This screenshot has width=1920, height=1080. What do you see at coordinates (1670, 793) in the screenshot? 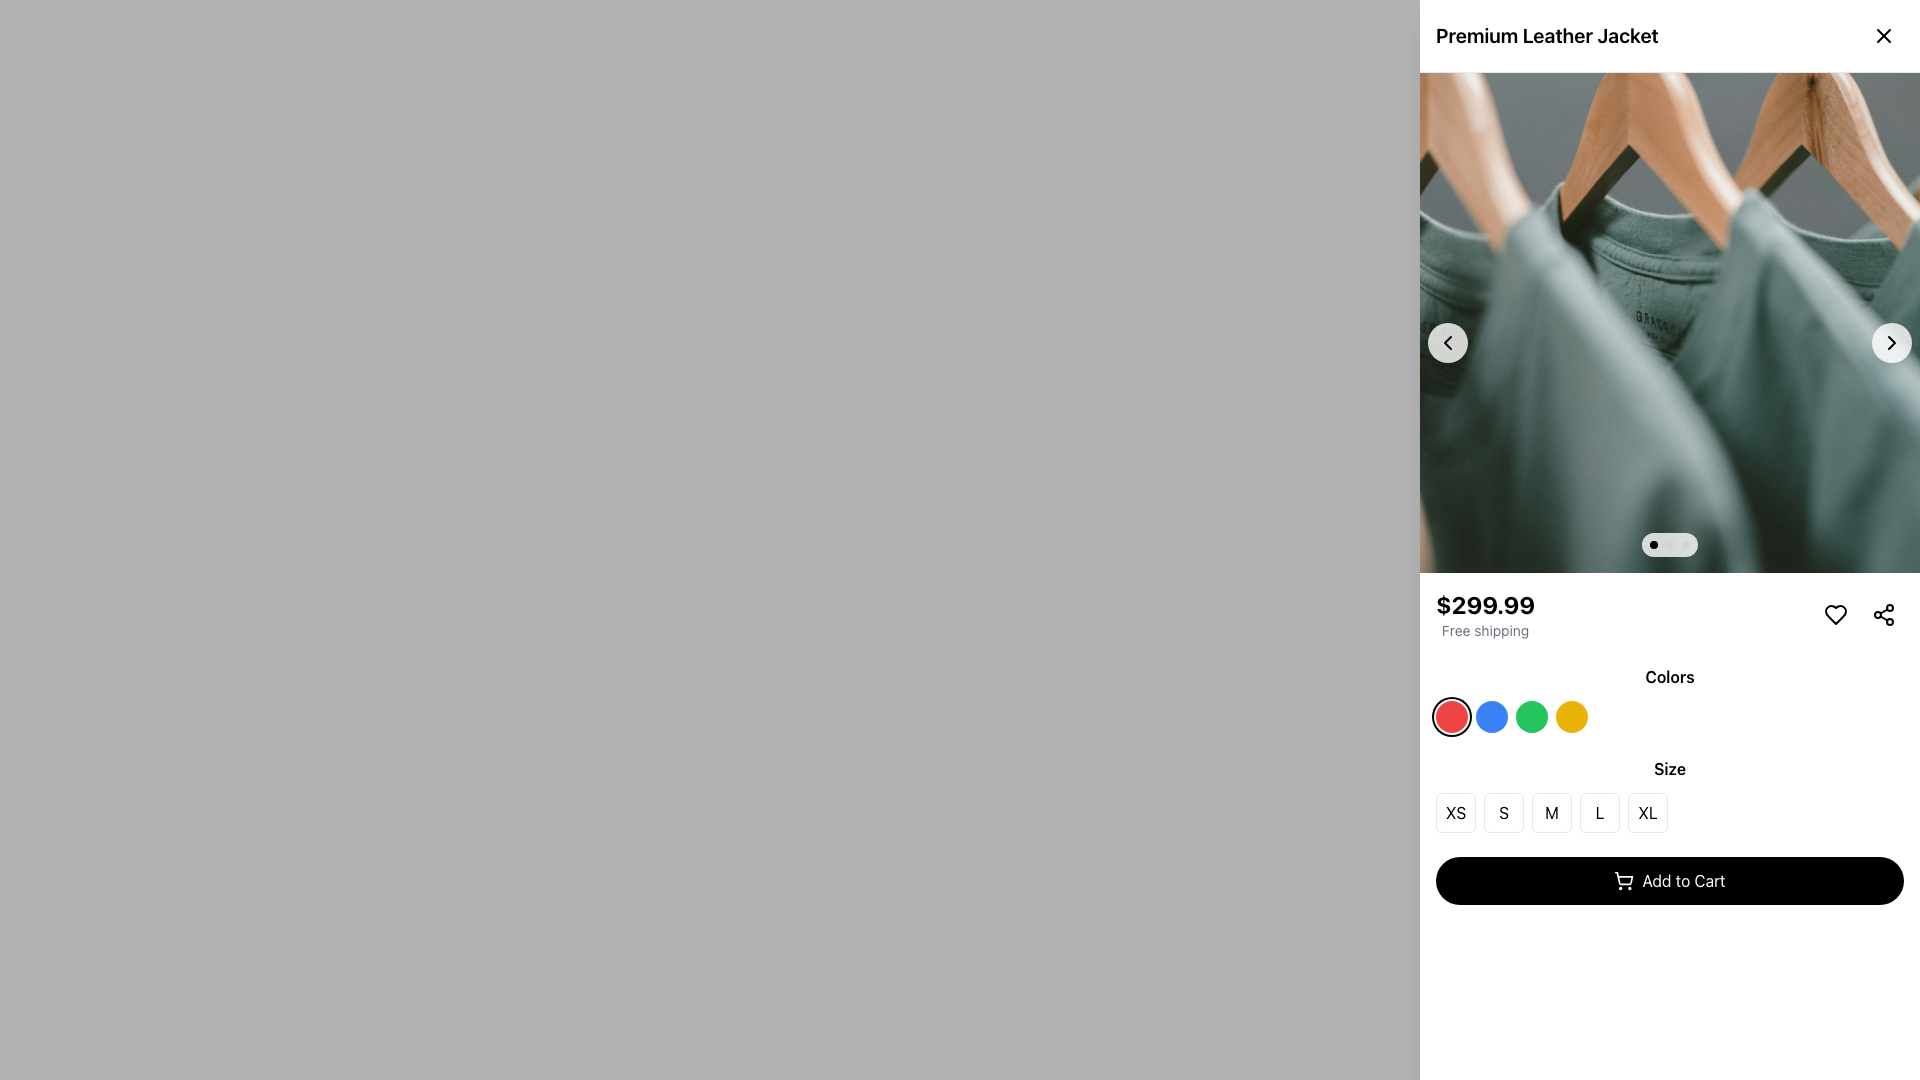
I see `the size selection buttons in the Interactive size selection section labeled 'Size'` at bounding box center [1670, 793].